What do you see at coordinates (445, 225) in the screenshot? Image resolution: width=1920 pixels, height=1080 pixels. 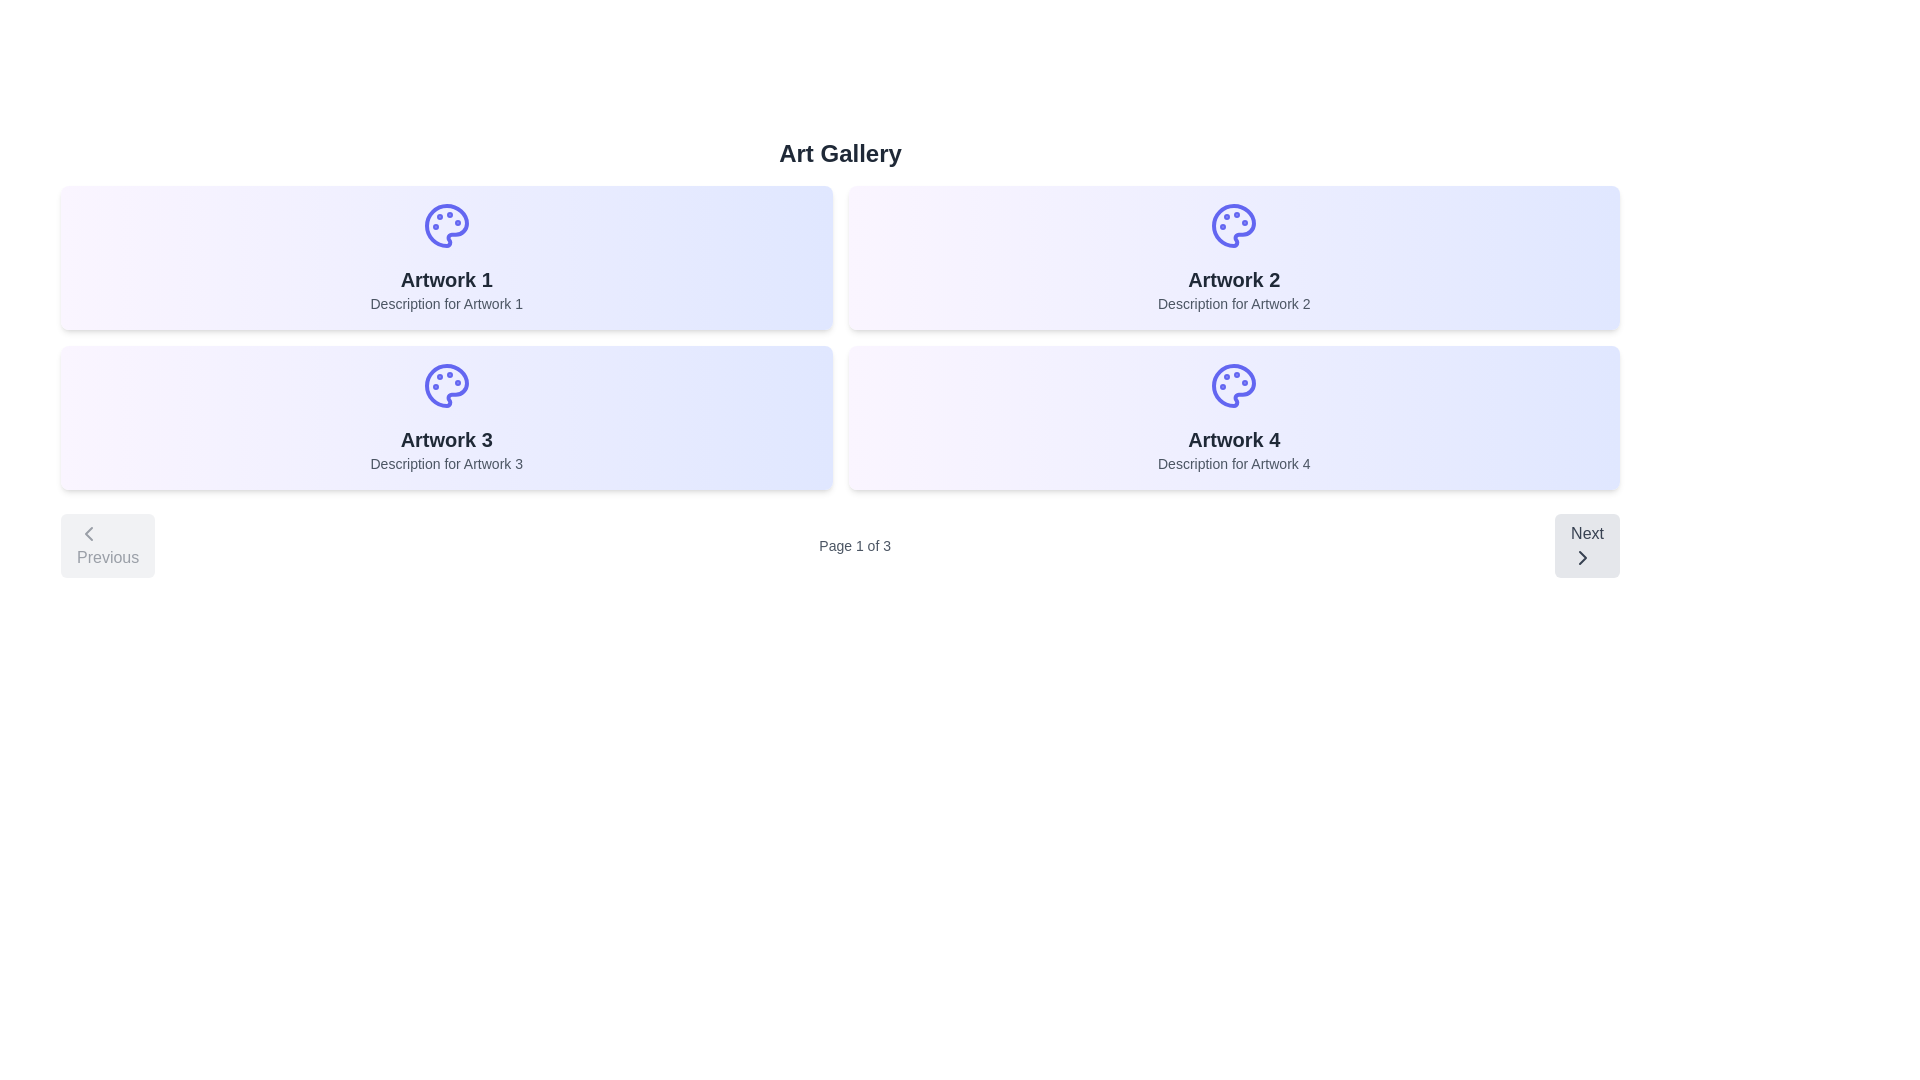 I see `the artistic theme icon located in the top-left card labeled 'Artwork 1', which is centered above the text within the card` at bounding box center [445, 225].